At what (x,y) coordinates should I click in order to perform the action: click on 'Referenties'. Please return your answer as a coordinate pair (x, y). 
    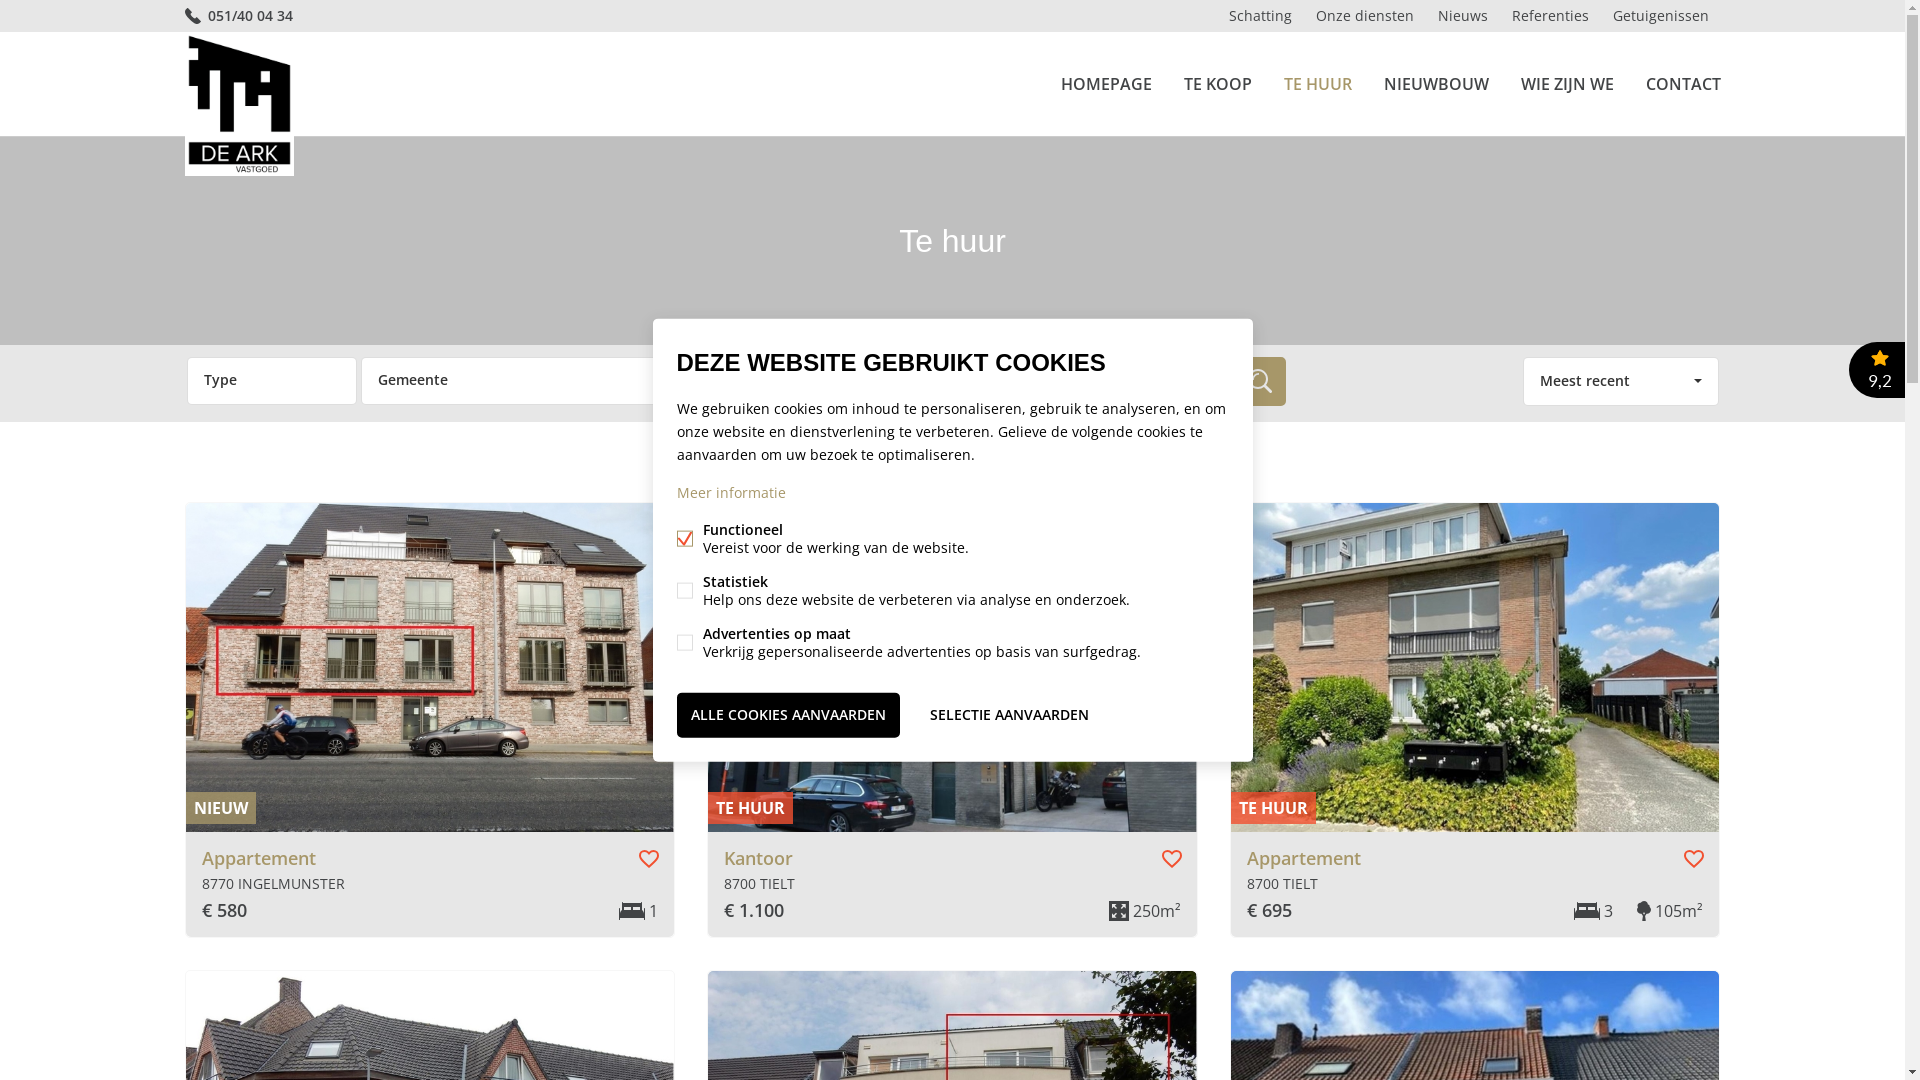
    Looking at the image, I should click on (1499, 15).